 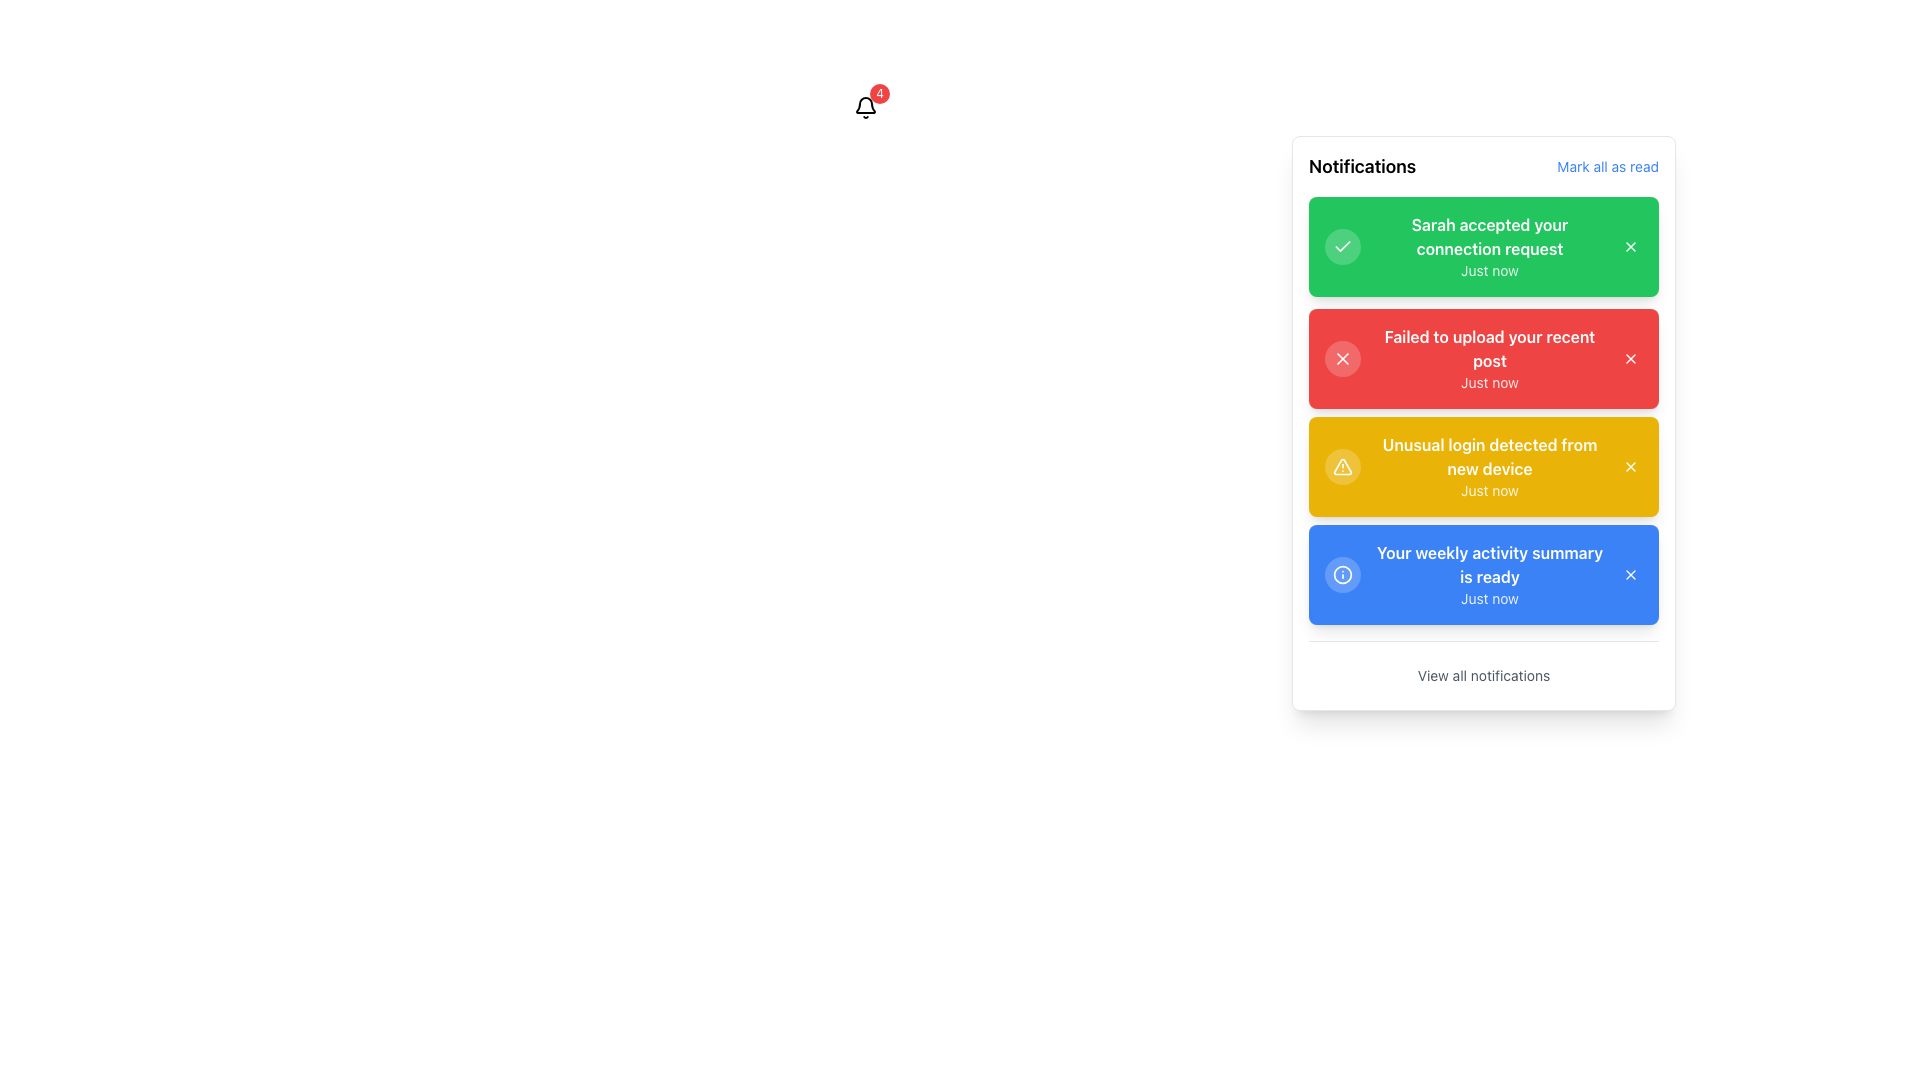 I want to click on the details of the notification that displays 'Failed to upload your recent post' in bold on a red background, located below the green notification and above the yellow notification, so click(x=1489, y=357).